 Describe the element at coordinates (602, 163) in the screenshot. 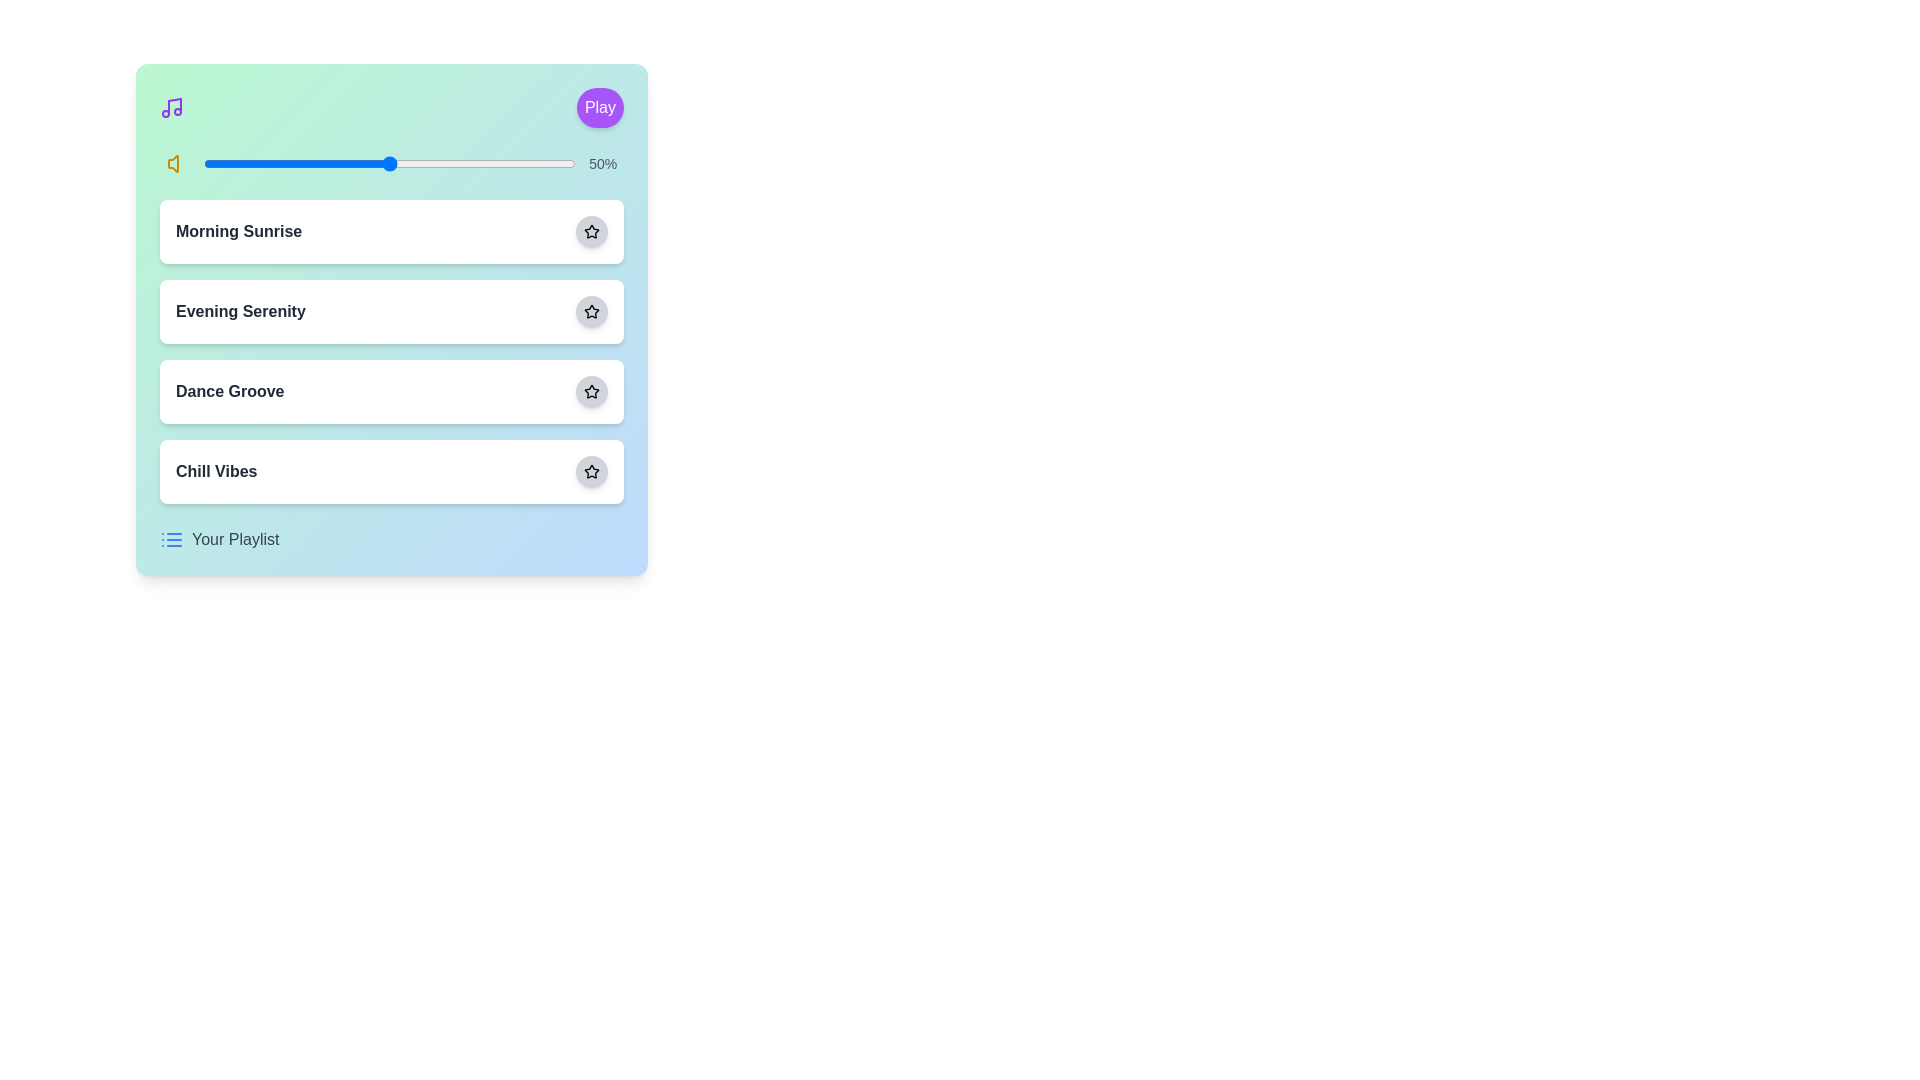

I see `the text label displaying '50%' in gray color, which is positioned at the far-right end of the horizontal slider component` at that location.